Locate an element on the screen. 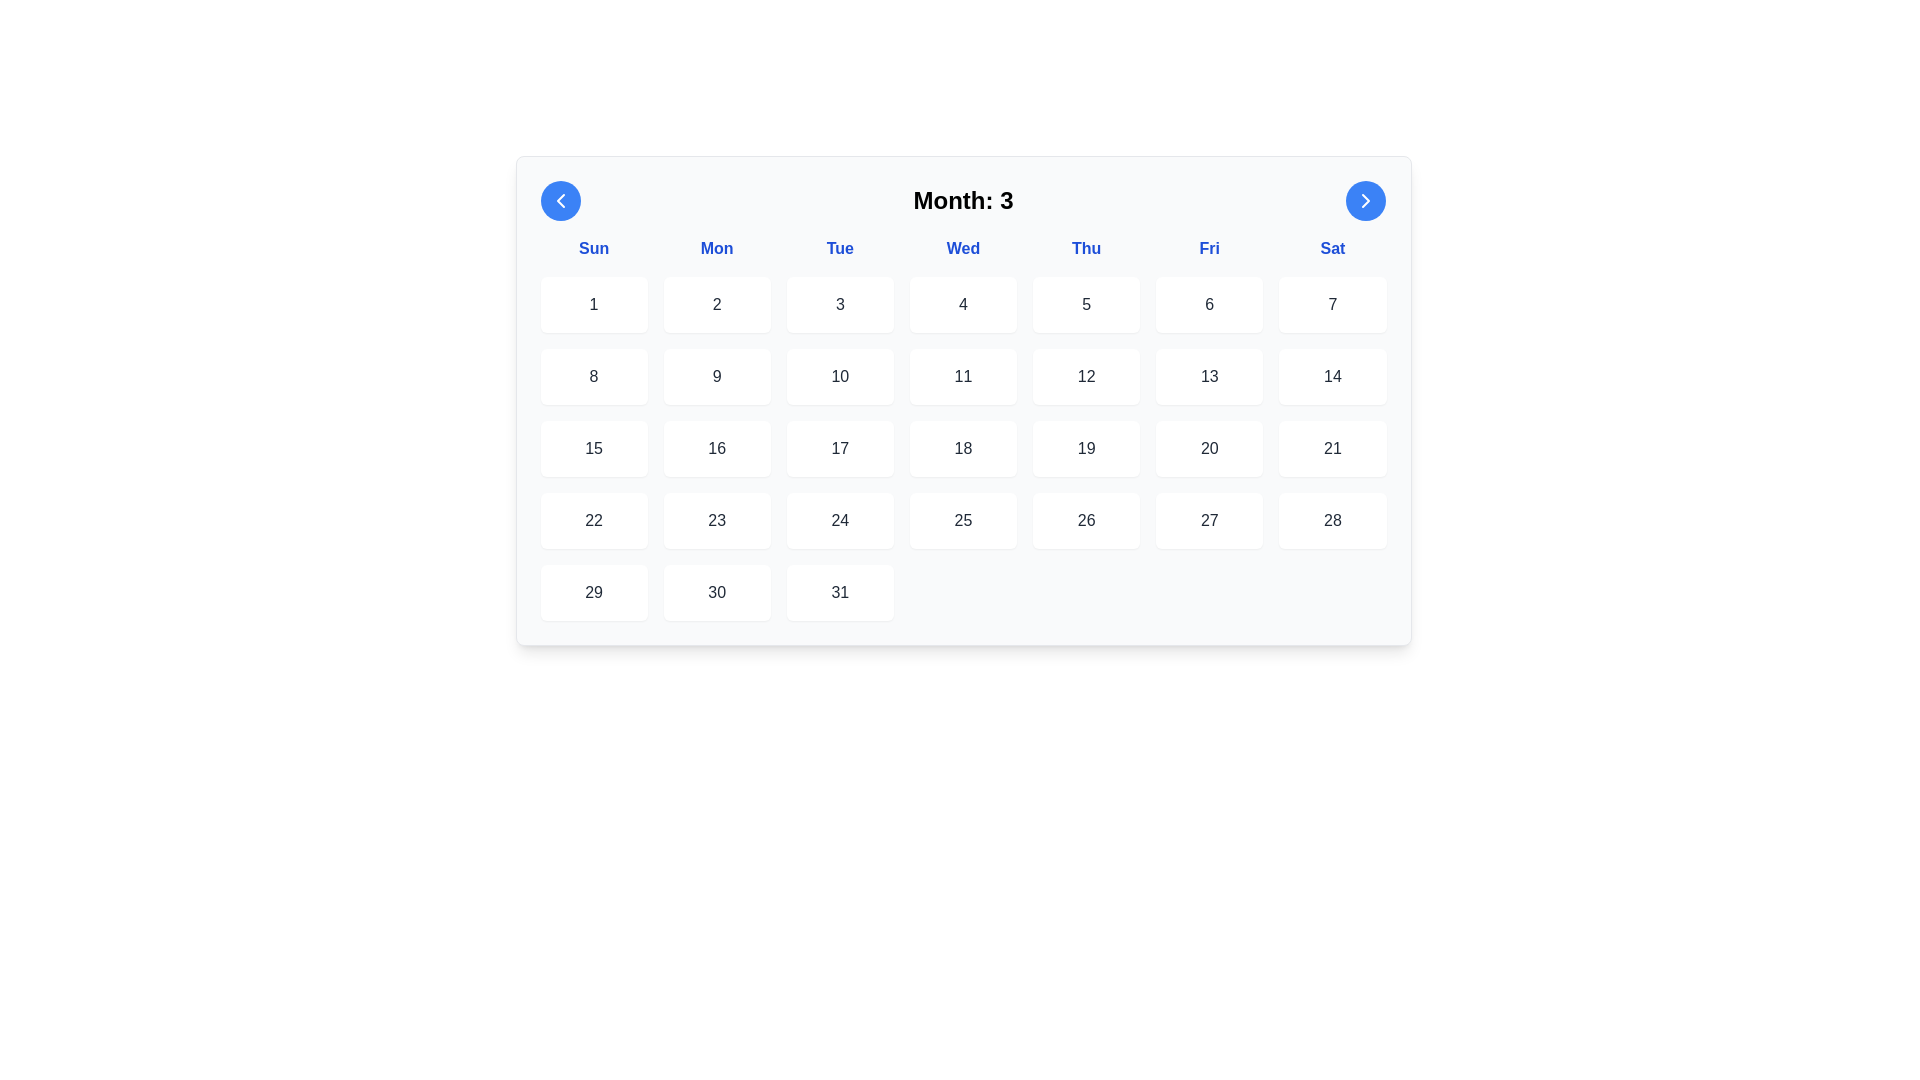 Image resolution: width=1920 pixels, height=1080 pixels. the text label displaying 'Wed', which is the fourth item in the horizontal arrangement of weekday abbreviations in the calendar header is located at coordinates (963, 248).